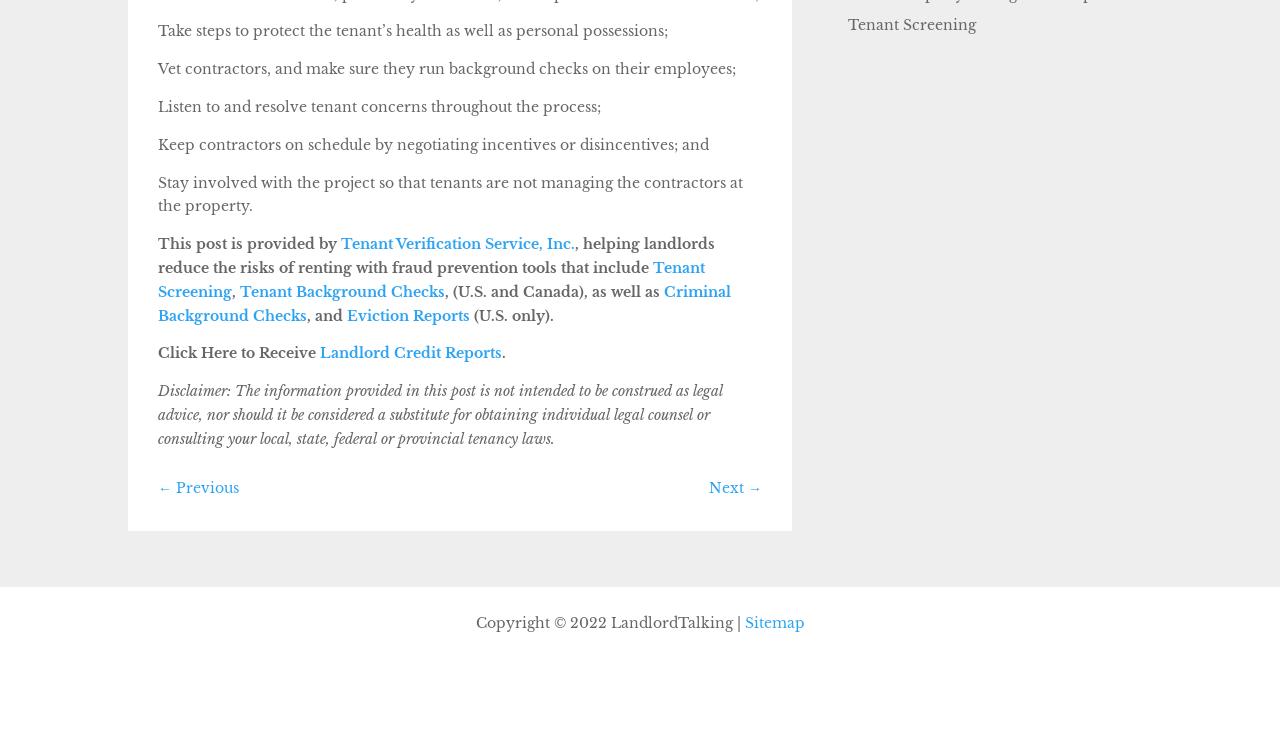 The height and width of the screenshot is (730, 1280). I want to click on ',', so click(233, 290).